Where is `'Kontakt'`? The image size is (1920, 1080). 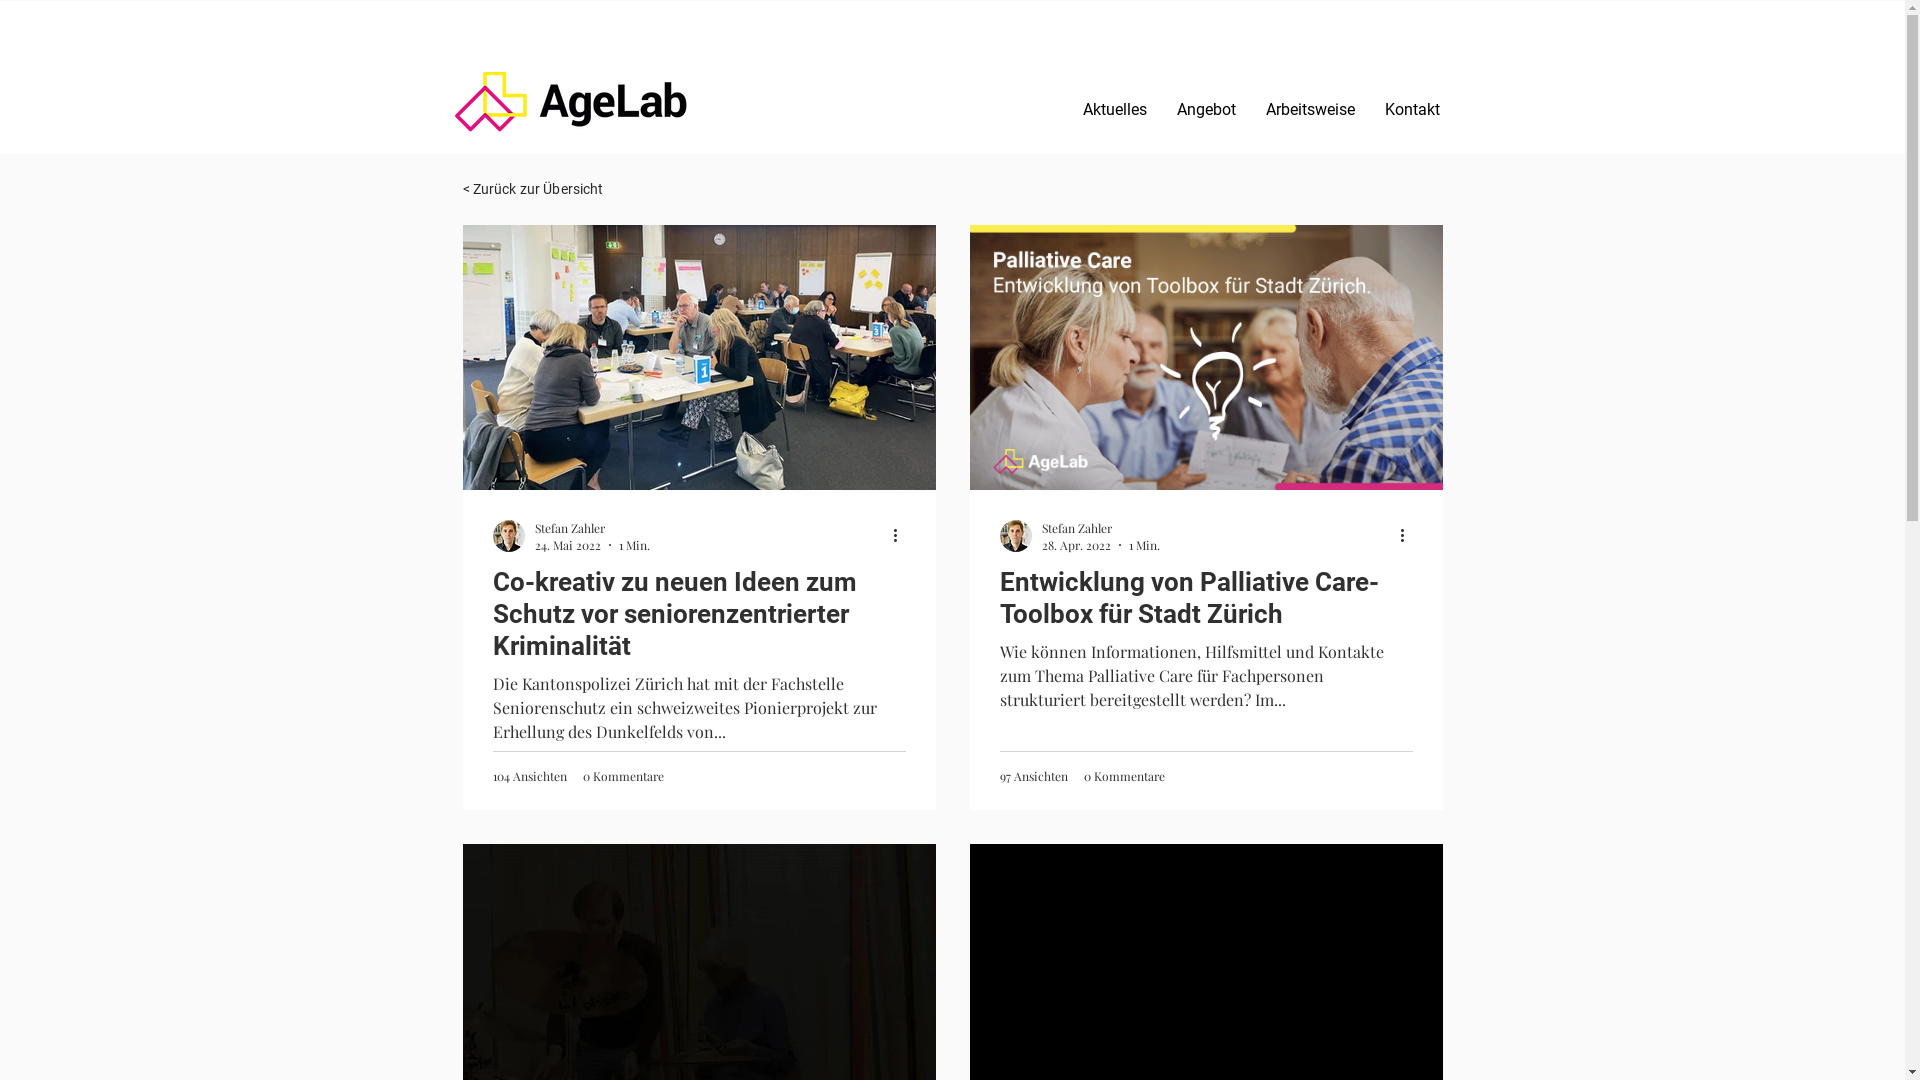
'Kontakt' is located at coordinates (1411, 108).